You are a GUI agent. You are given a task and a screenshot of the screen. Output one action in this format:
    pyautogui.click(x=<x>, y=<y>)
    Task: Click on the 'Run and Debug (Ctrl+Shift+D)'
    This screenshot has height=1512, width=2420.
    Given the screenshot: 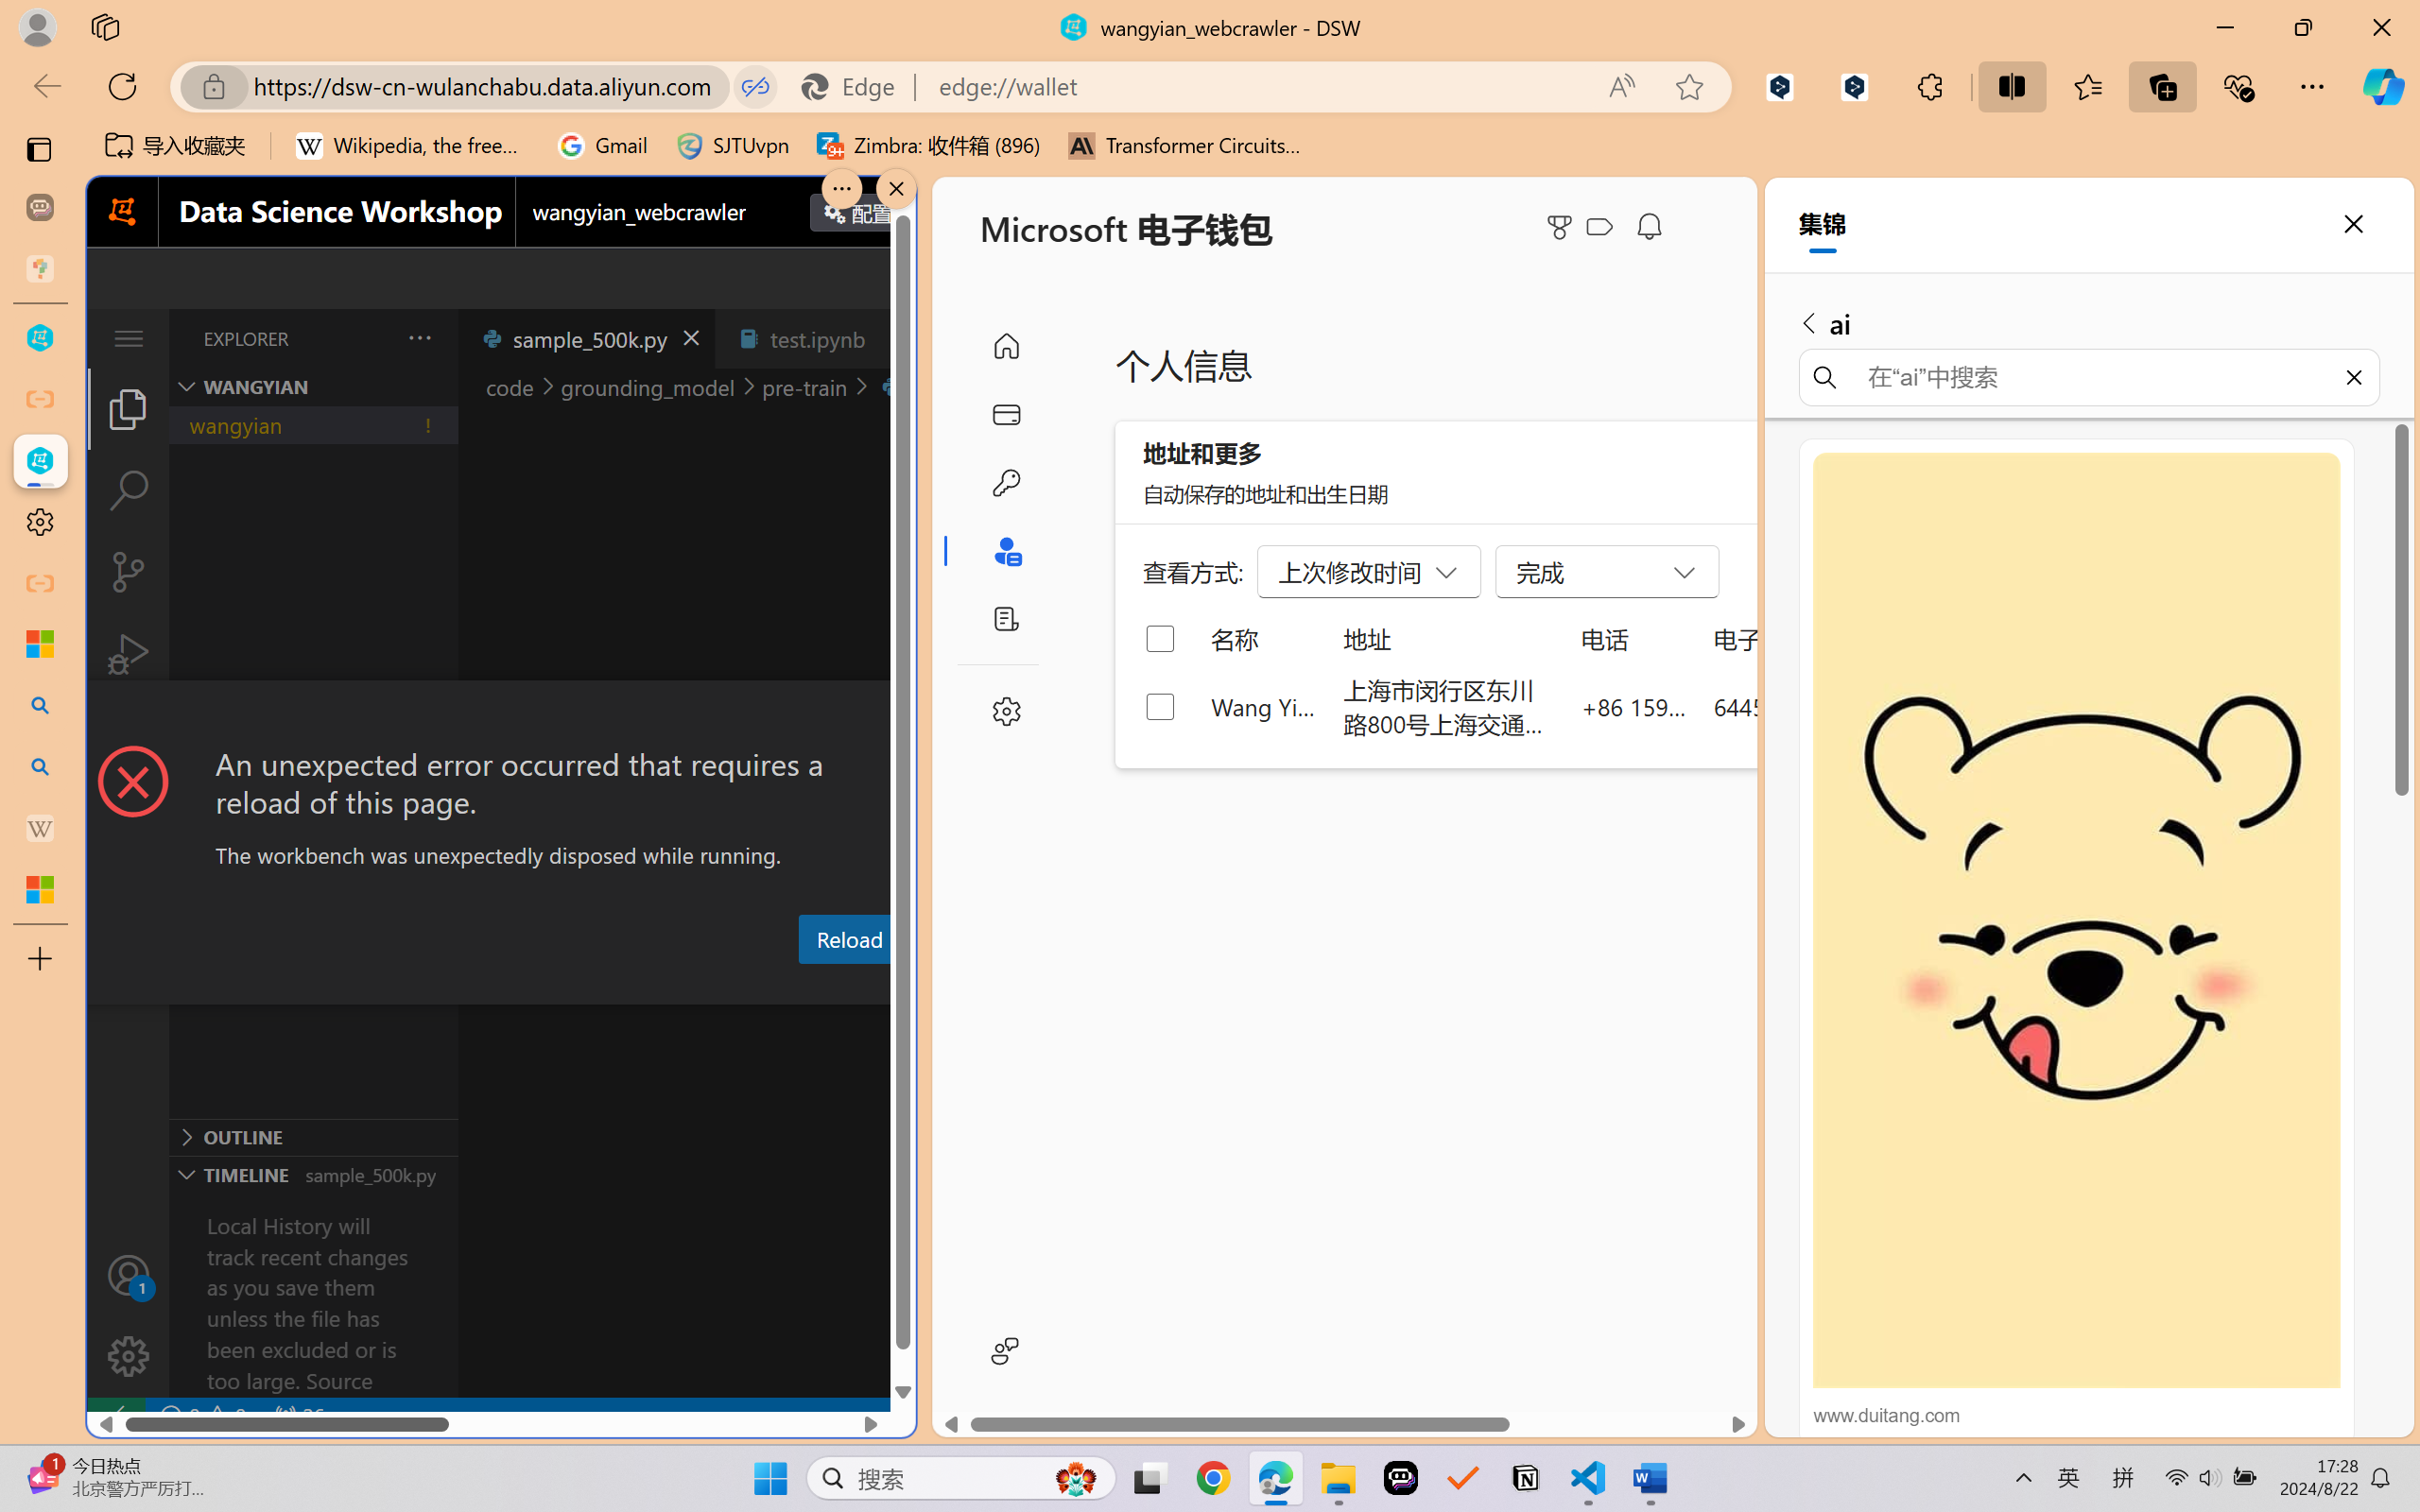 What is the action you would take?
    pyautogui.click(x=127, y=653)
    